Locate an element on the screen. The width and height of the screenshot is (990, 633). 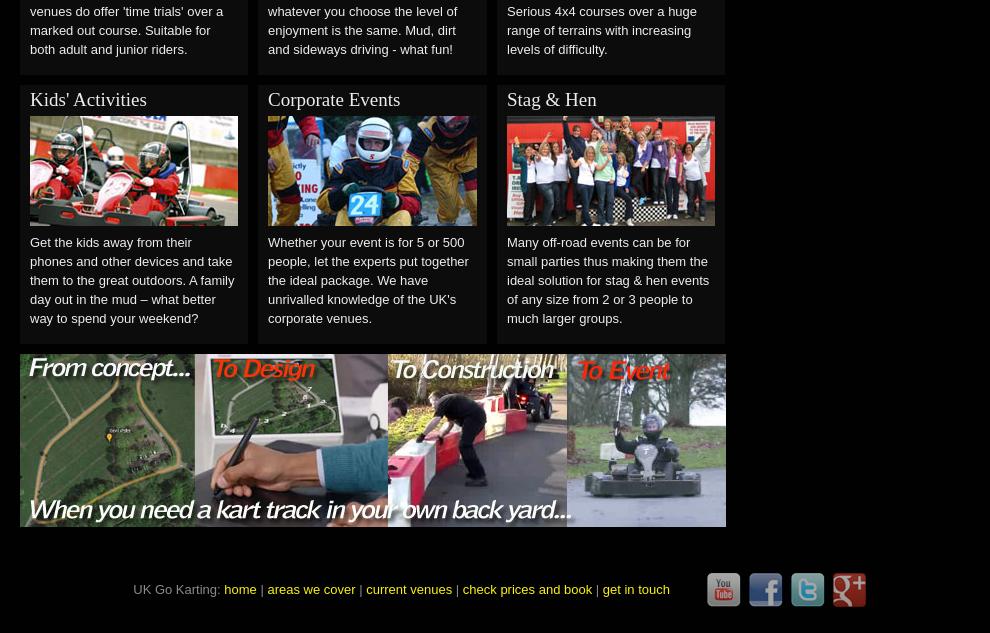
'Kids' Activities' is located at coordinates (88, 98).